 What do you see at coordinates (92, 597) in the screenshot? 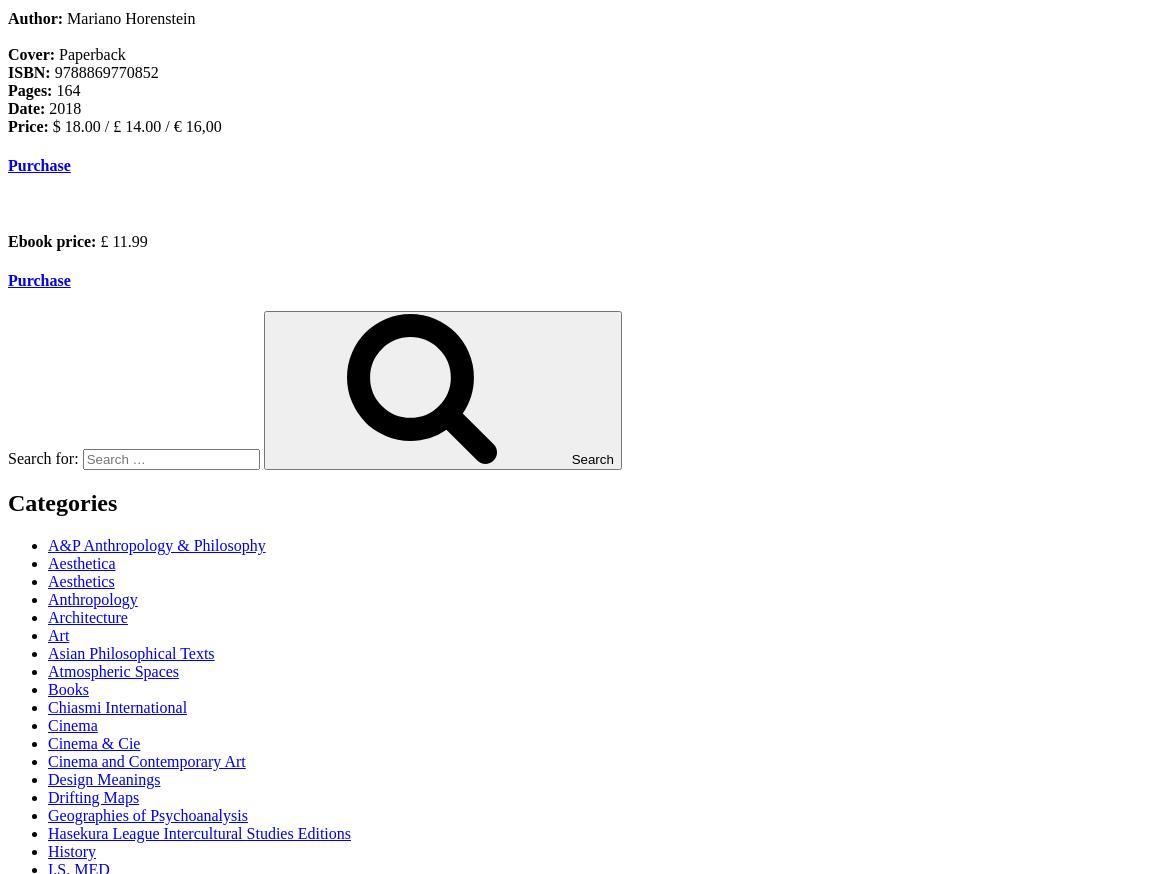
I see `'Anthropology'` at bounding box center [92, 597].